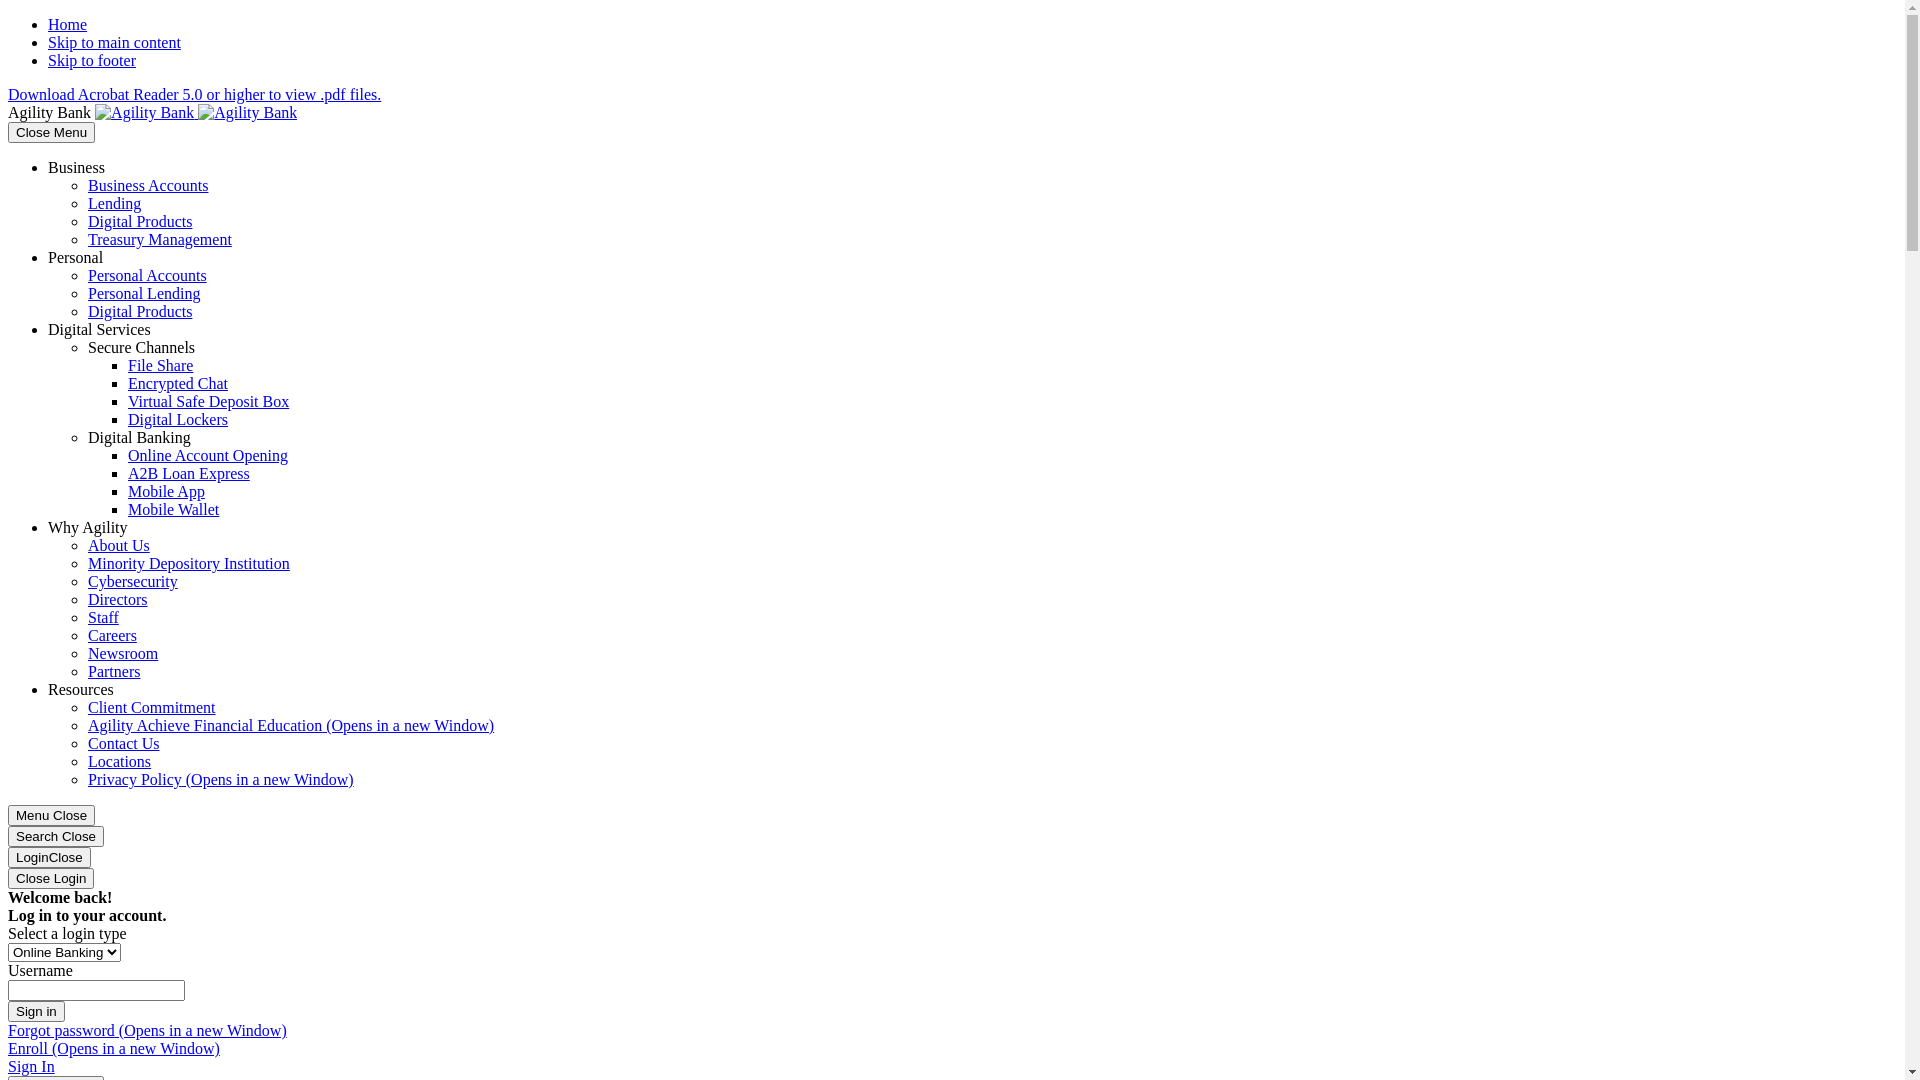 This screenshot has height=1080, width=1920. I want to click on 'Sign in', so click(36, 1011).